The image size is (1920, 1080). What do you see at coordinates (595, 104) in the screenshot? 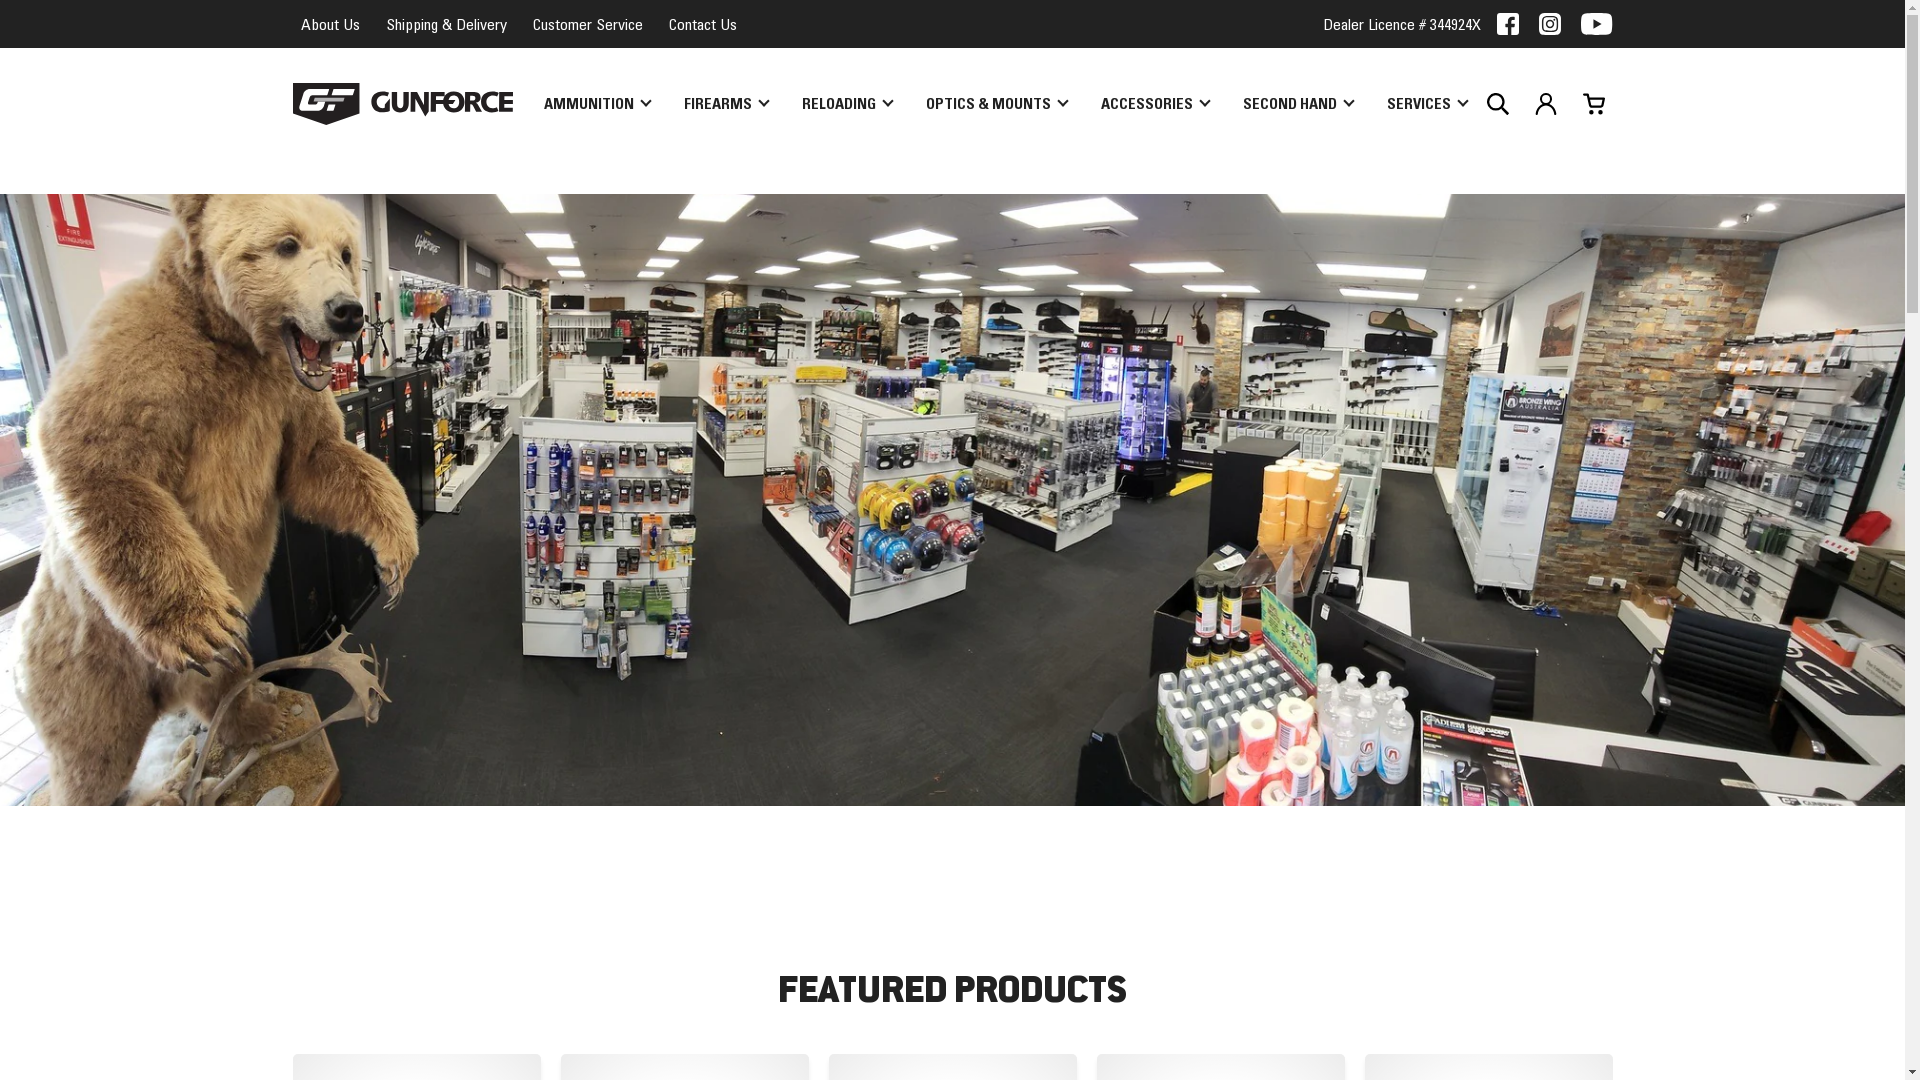
I see `'AMMUNITION'` at bounding box center [595, 104].